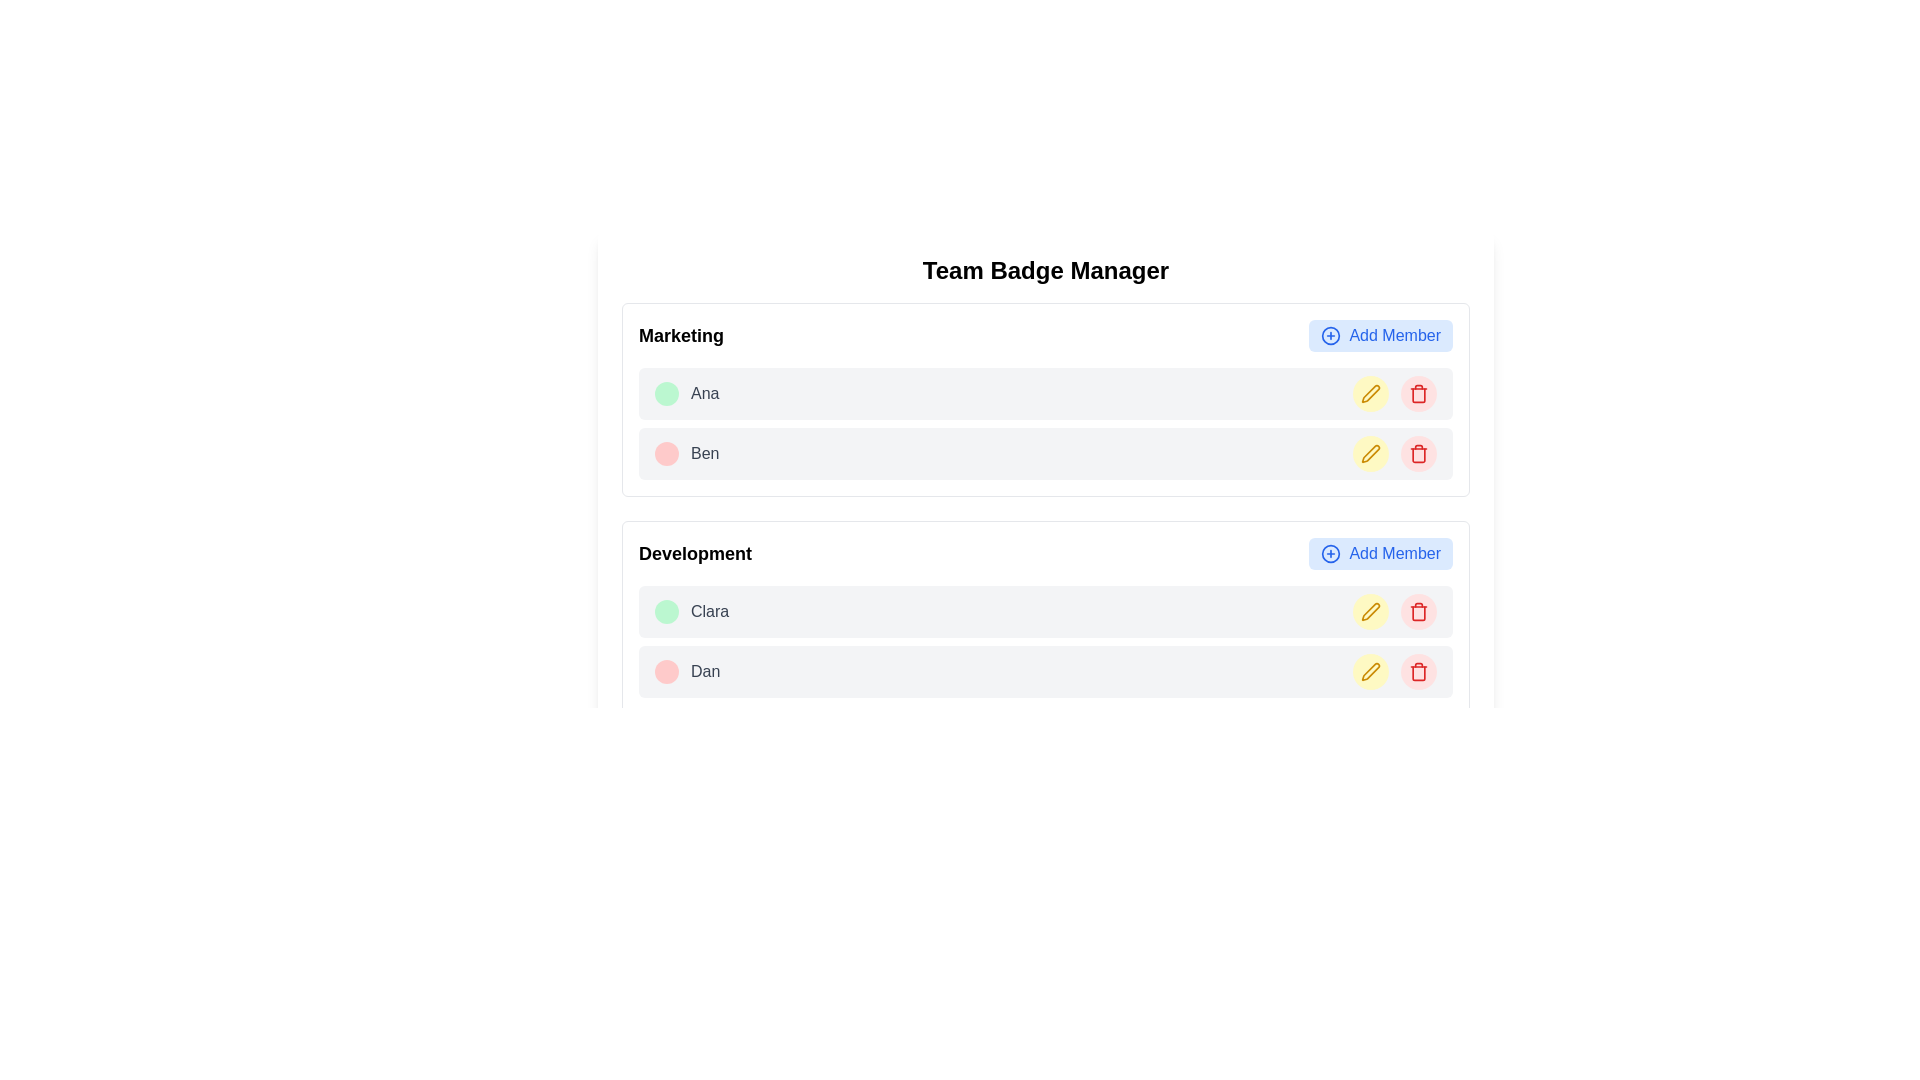 The width and height of the screenshot is (1920, 1080). What do you see at coordinates (1370, 454) in the screenshot?
I see `the circular yellow button with a pen icon located in the second row under the 'Marketing' category, to the right of 'Ben', to initiate the editing process` at bounding box center [1370, 454].